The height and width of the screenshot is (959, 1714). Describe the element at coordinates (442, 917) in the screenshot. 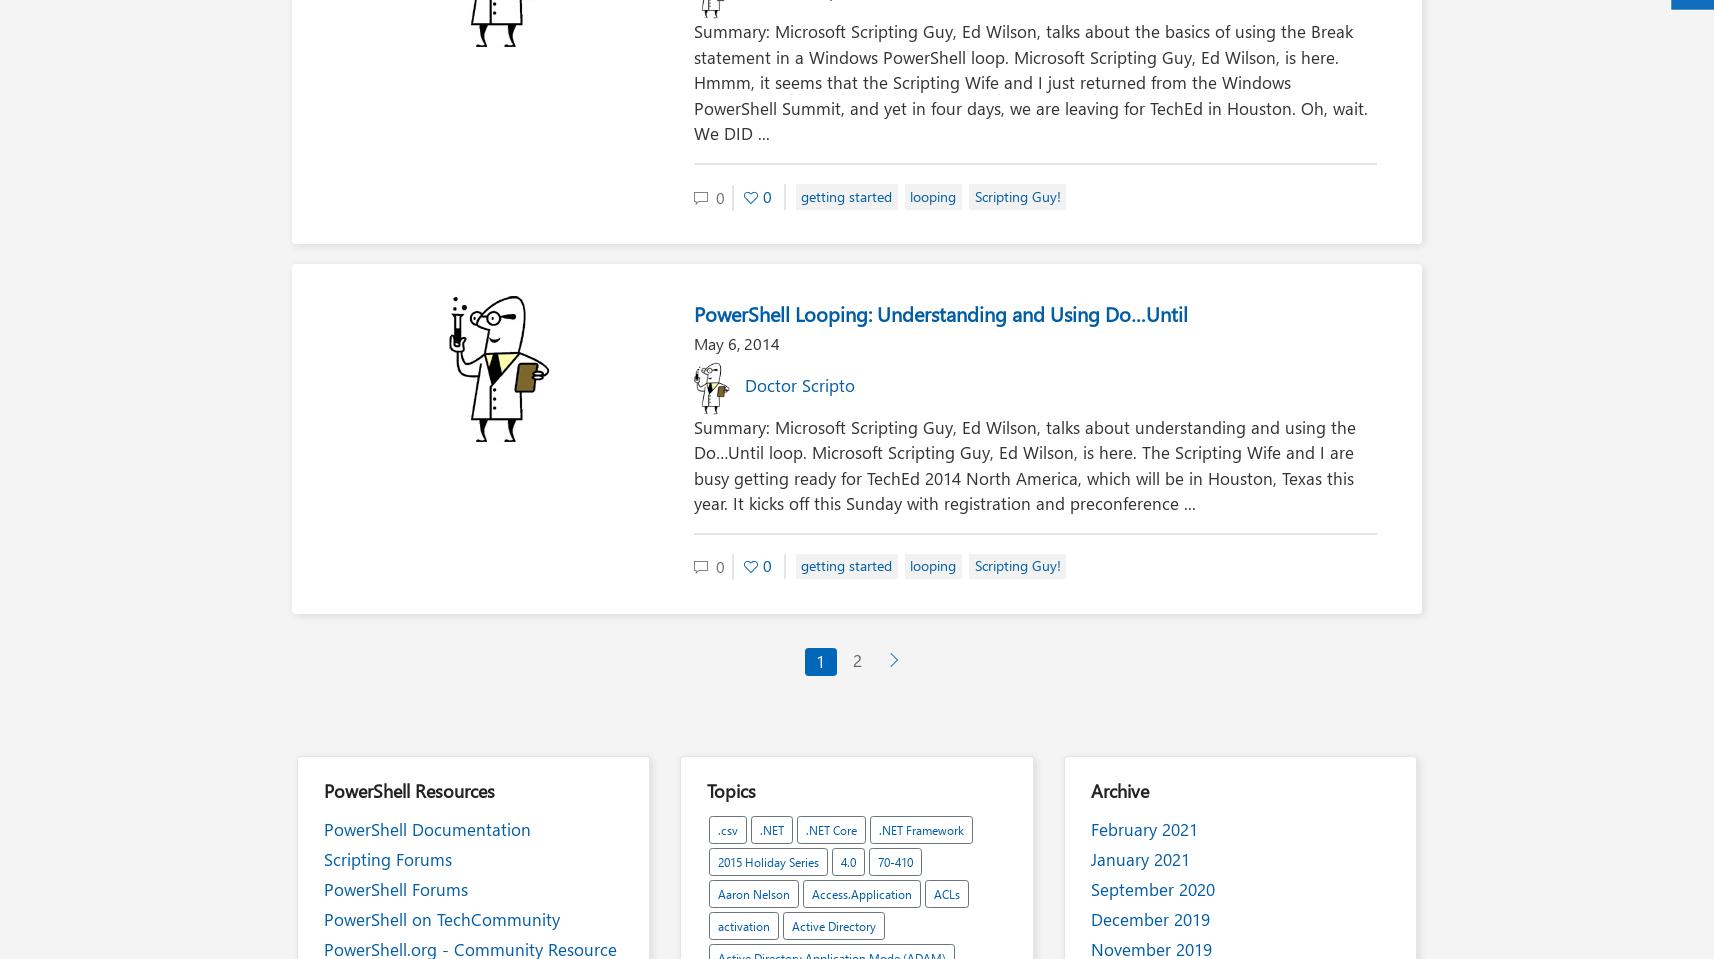

I see `'PowerShell on TechCommunity'` at that location.